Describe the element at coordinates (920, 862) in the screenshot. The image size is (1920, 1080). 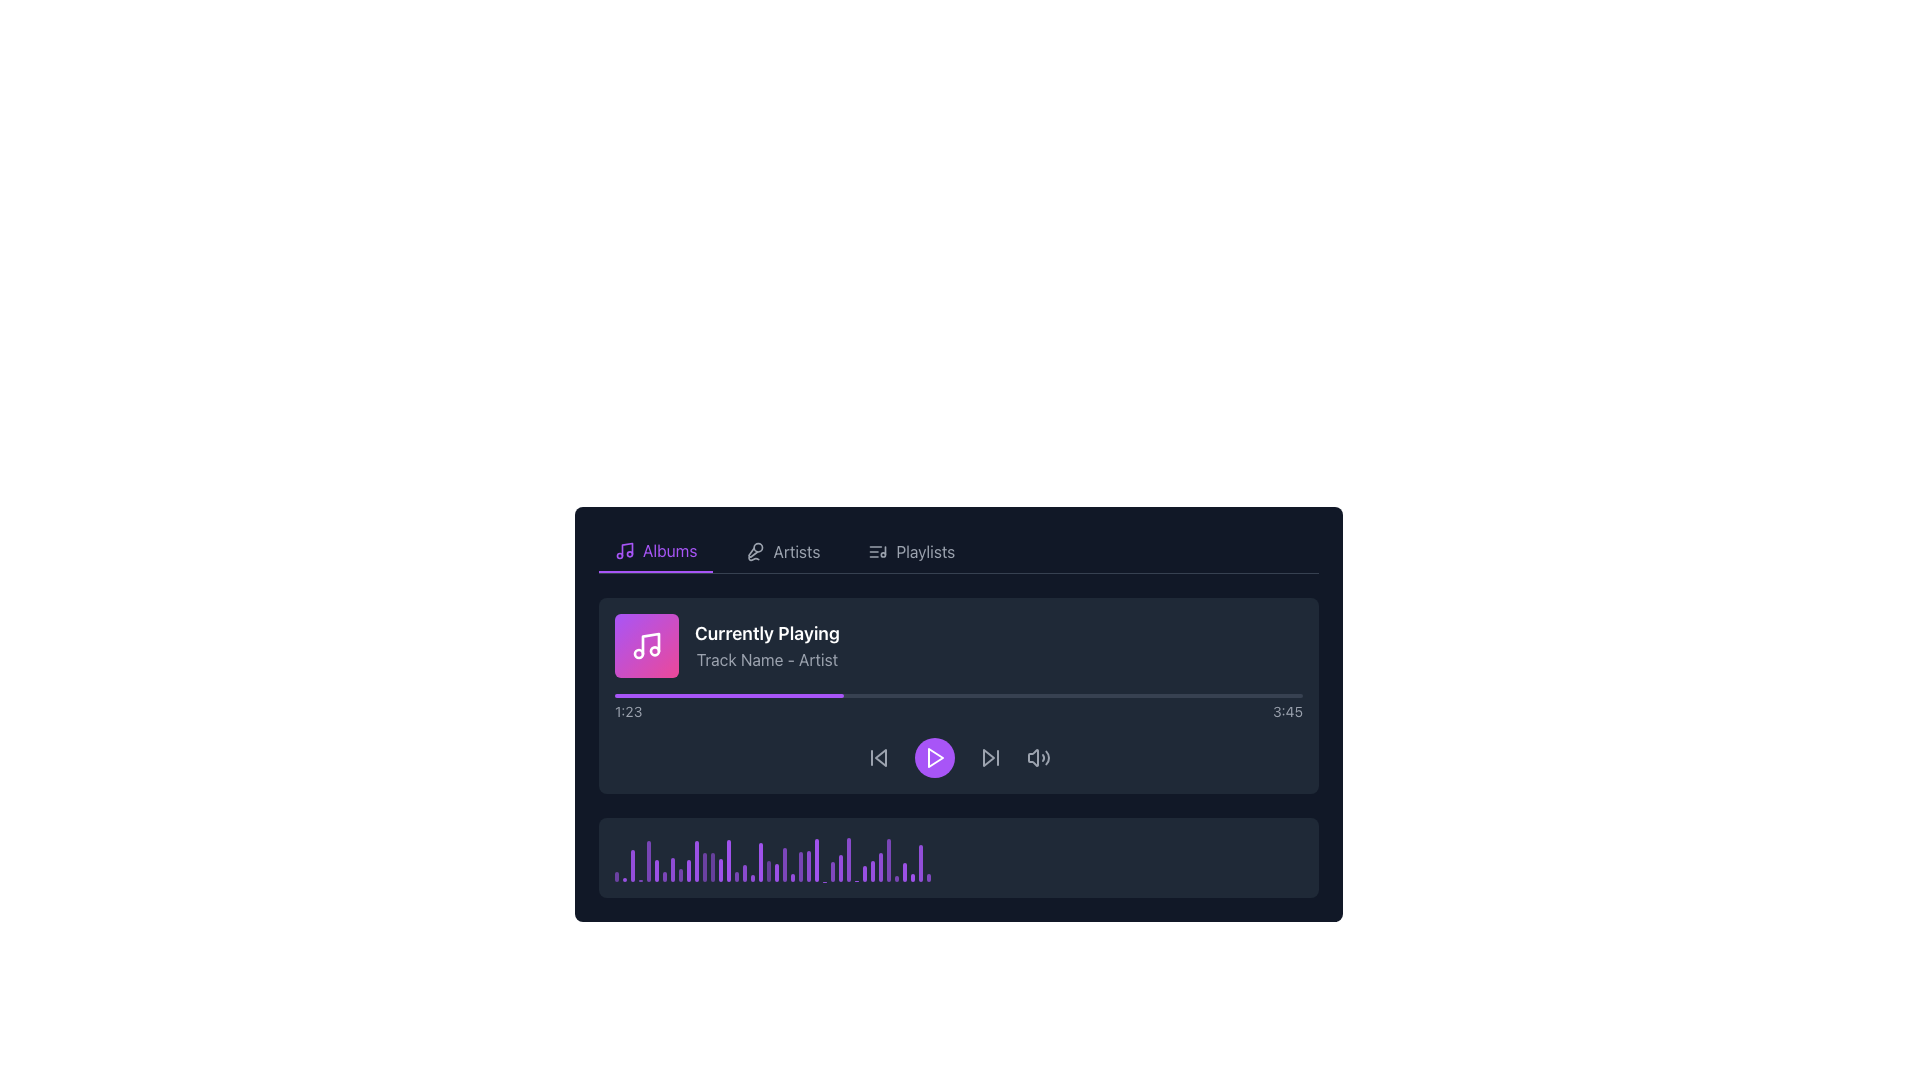
I see `the graphical bar element that visually represents audio or media playback data, located at the lower section of the interface beneath the playback controls` at that location.